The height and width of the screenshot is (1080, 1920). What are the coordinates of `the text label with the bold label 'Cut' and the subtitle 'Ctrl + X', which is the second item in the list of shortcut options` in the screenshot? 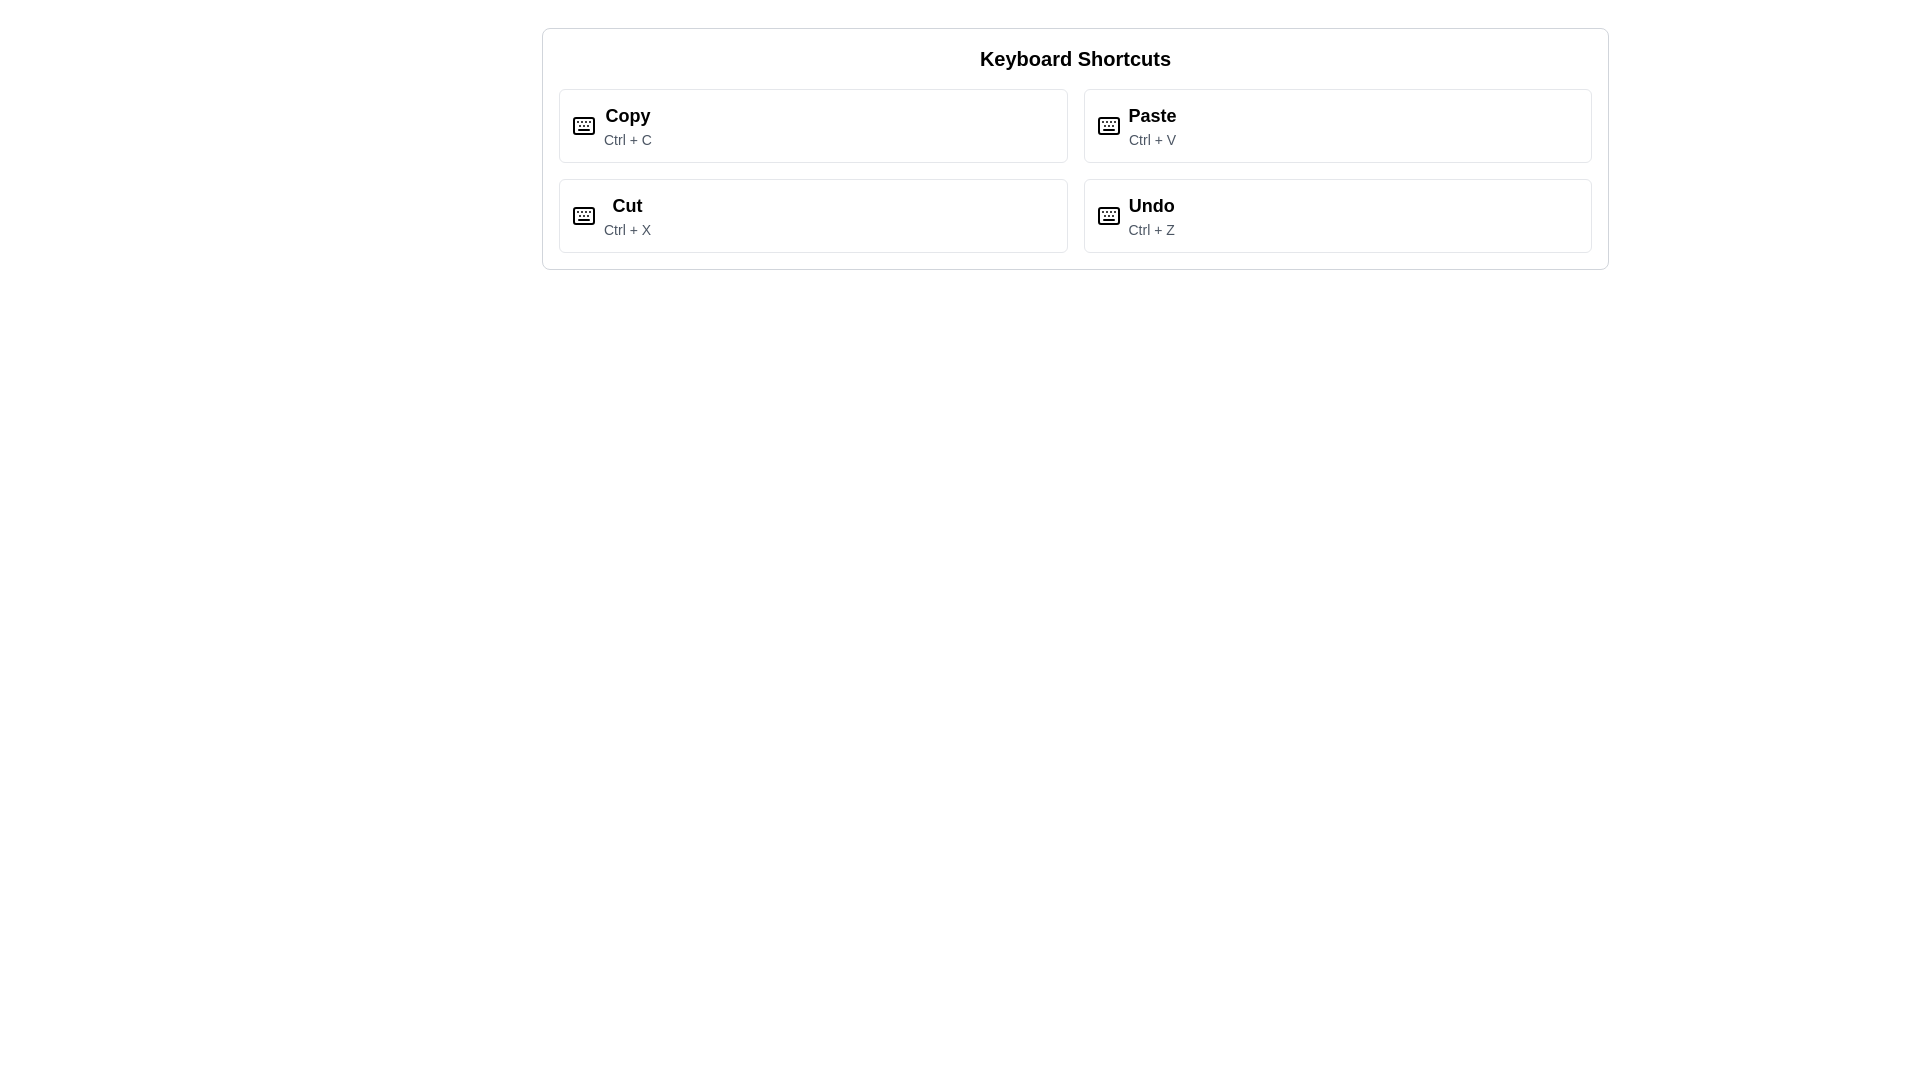 It's located at (626, 216).